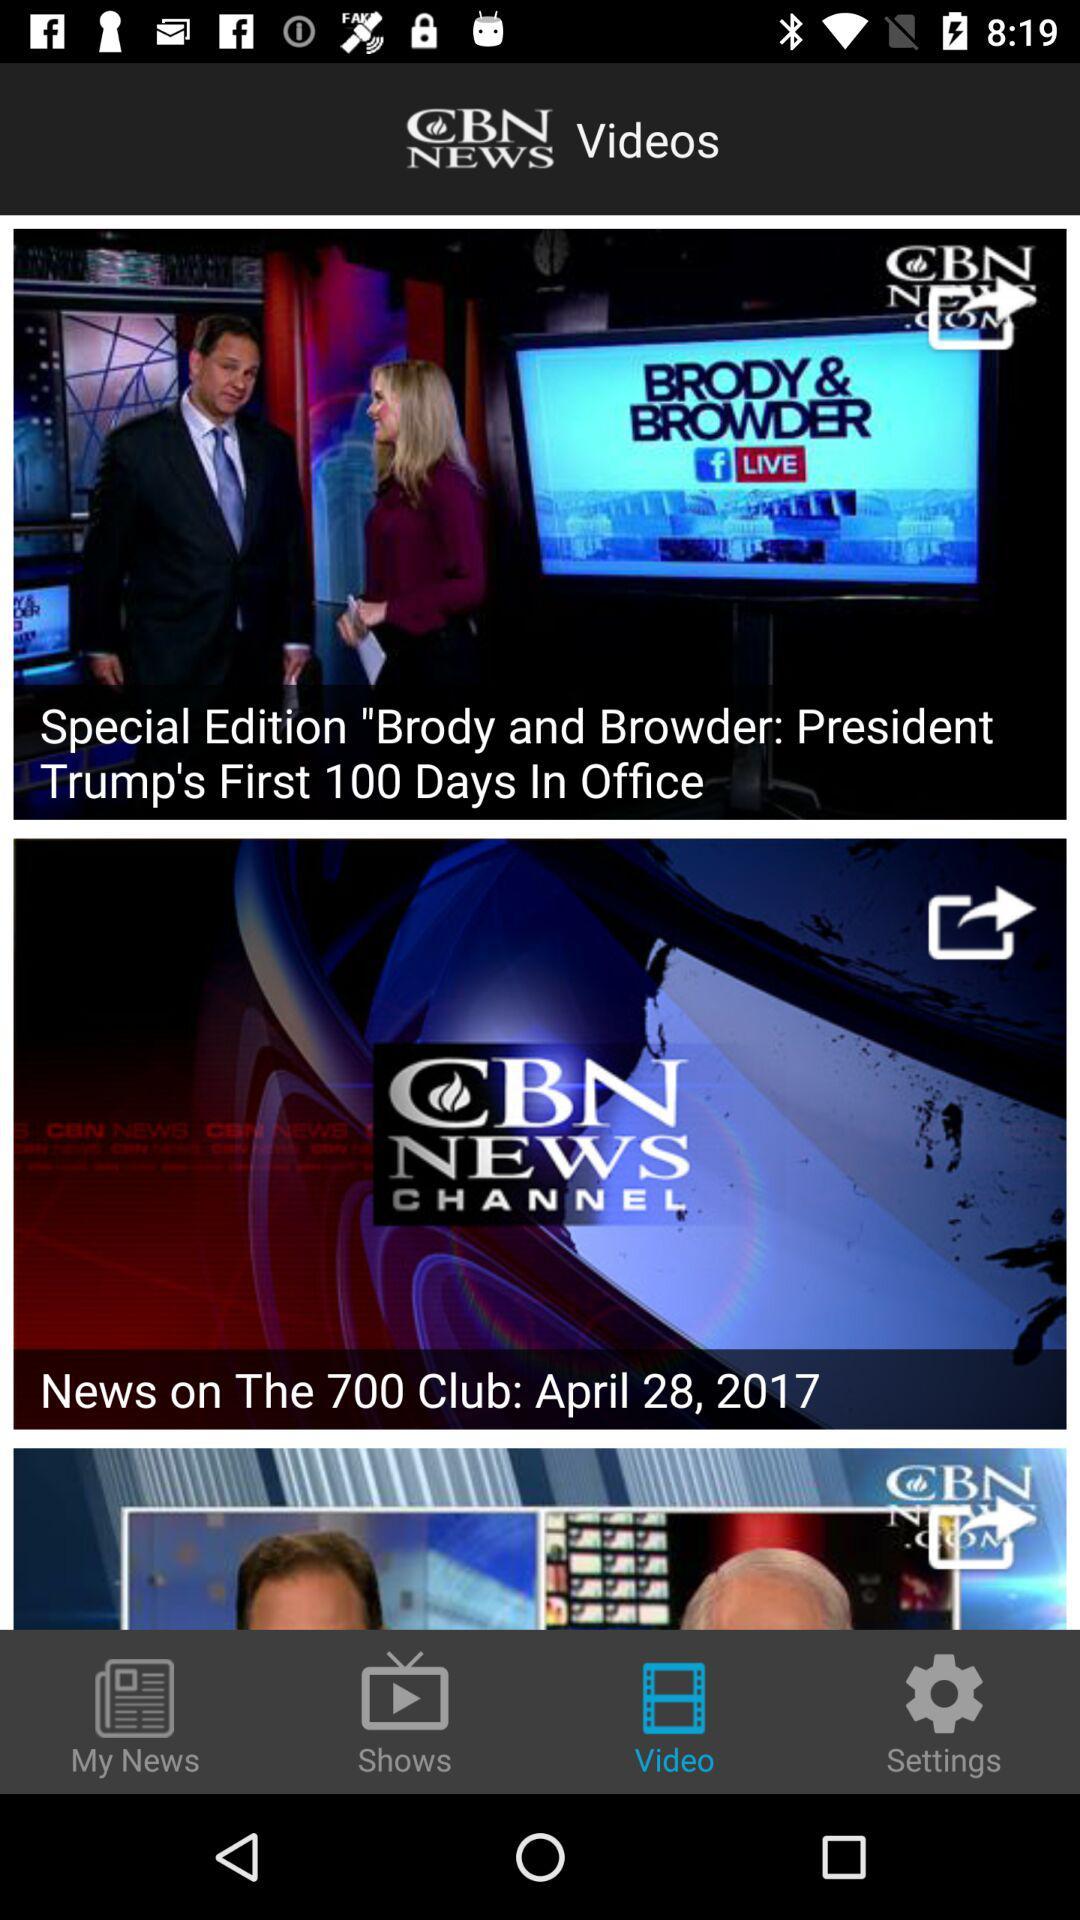 Image resolution: width=1080 pixels, height=1920 pixels. I want to click on channel, so click(540, 1538).